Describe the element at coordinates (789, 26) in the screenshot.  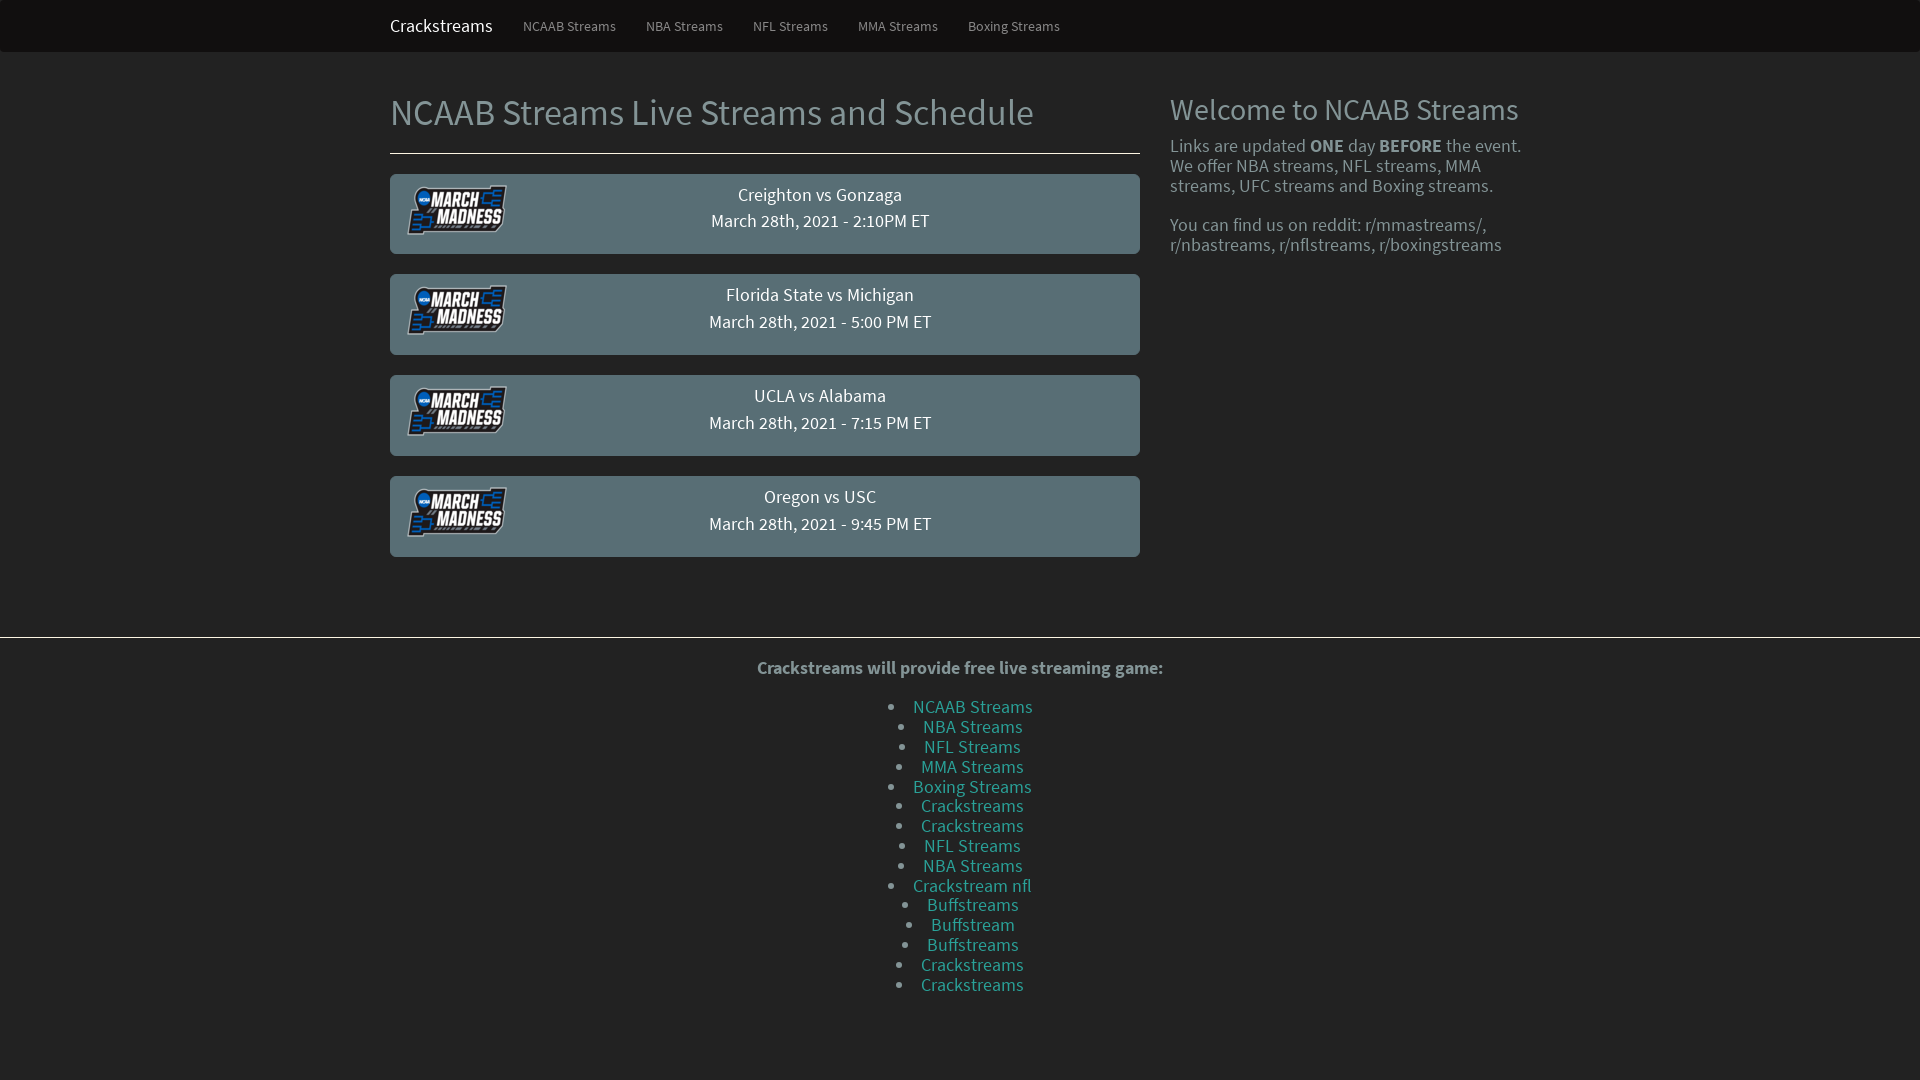
I see `'NFL Streams'` at that location.